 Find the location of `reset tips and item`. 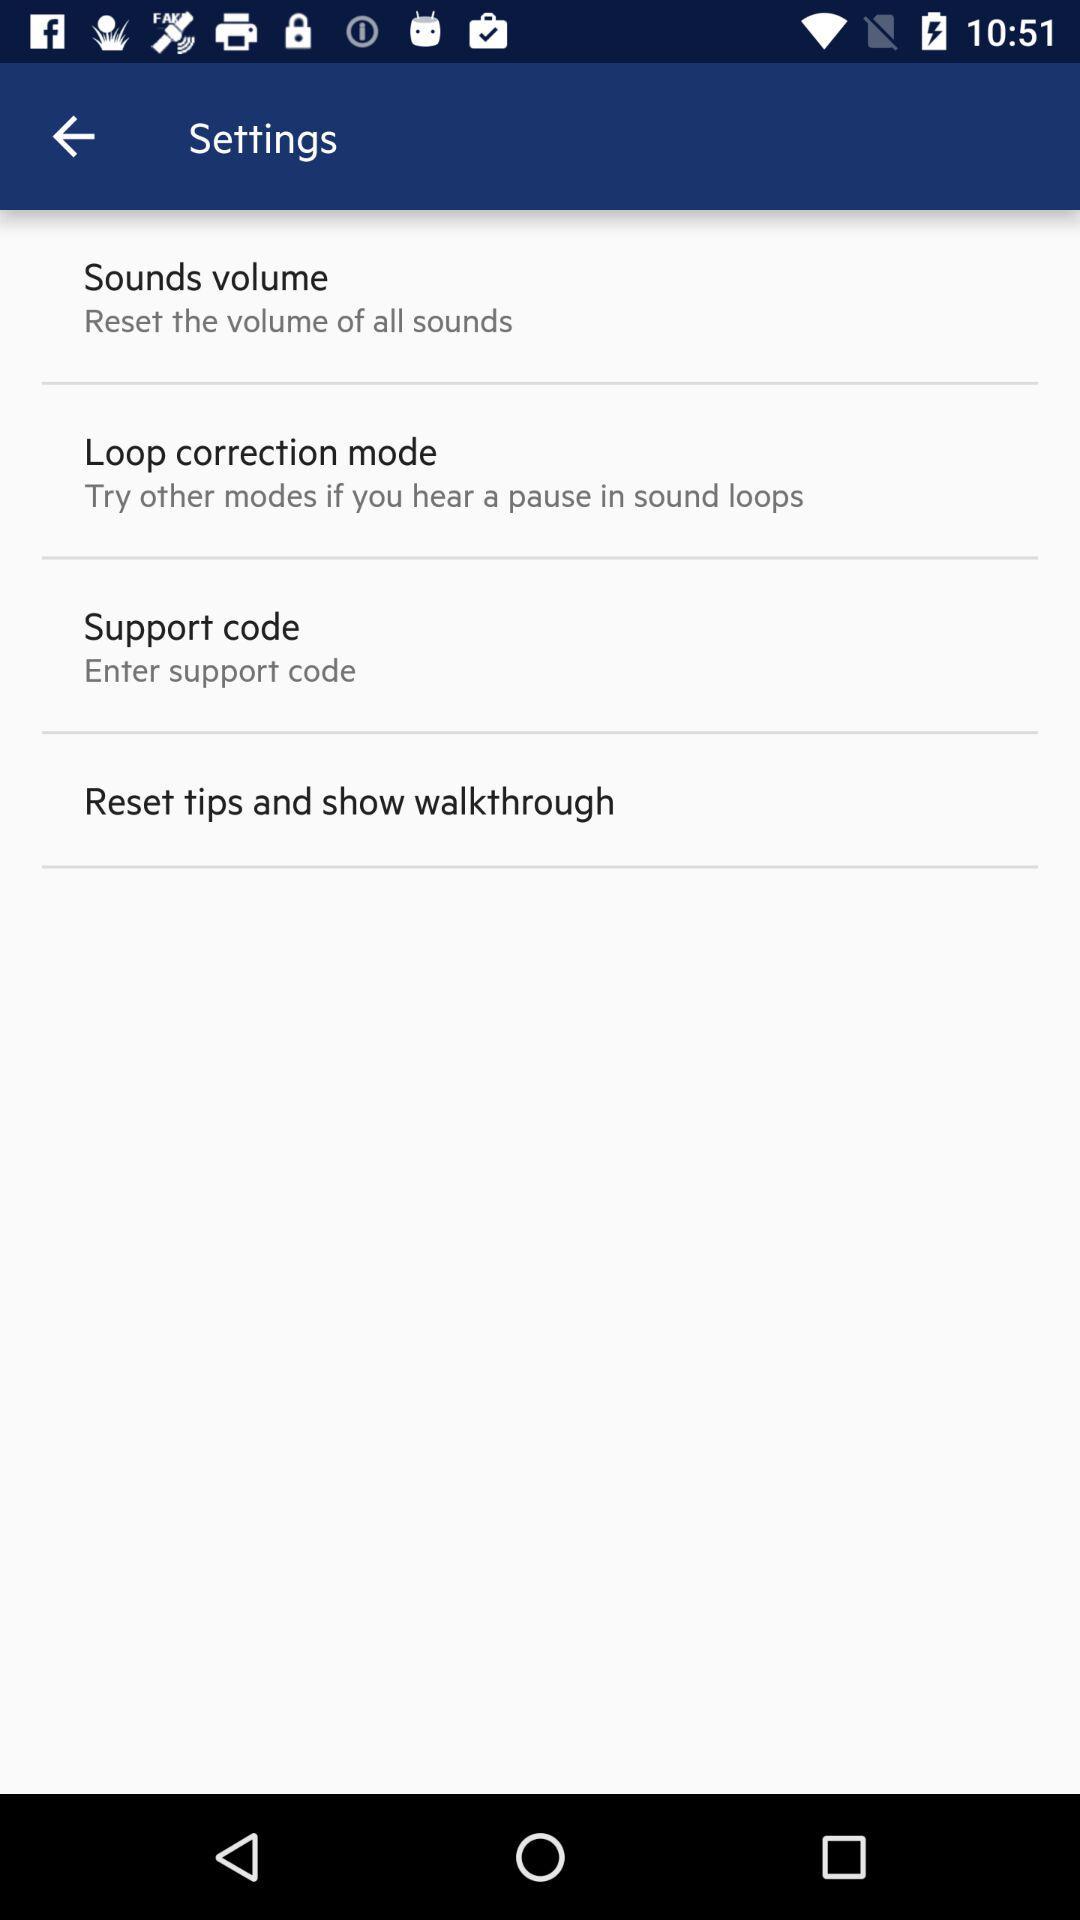

reset tips and item is located at coordinates (348, 798).